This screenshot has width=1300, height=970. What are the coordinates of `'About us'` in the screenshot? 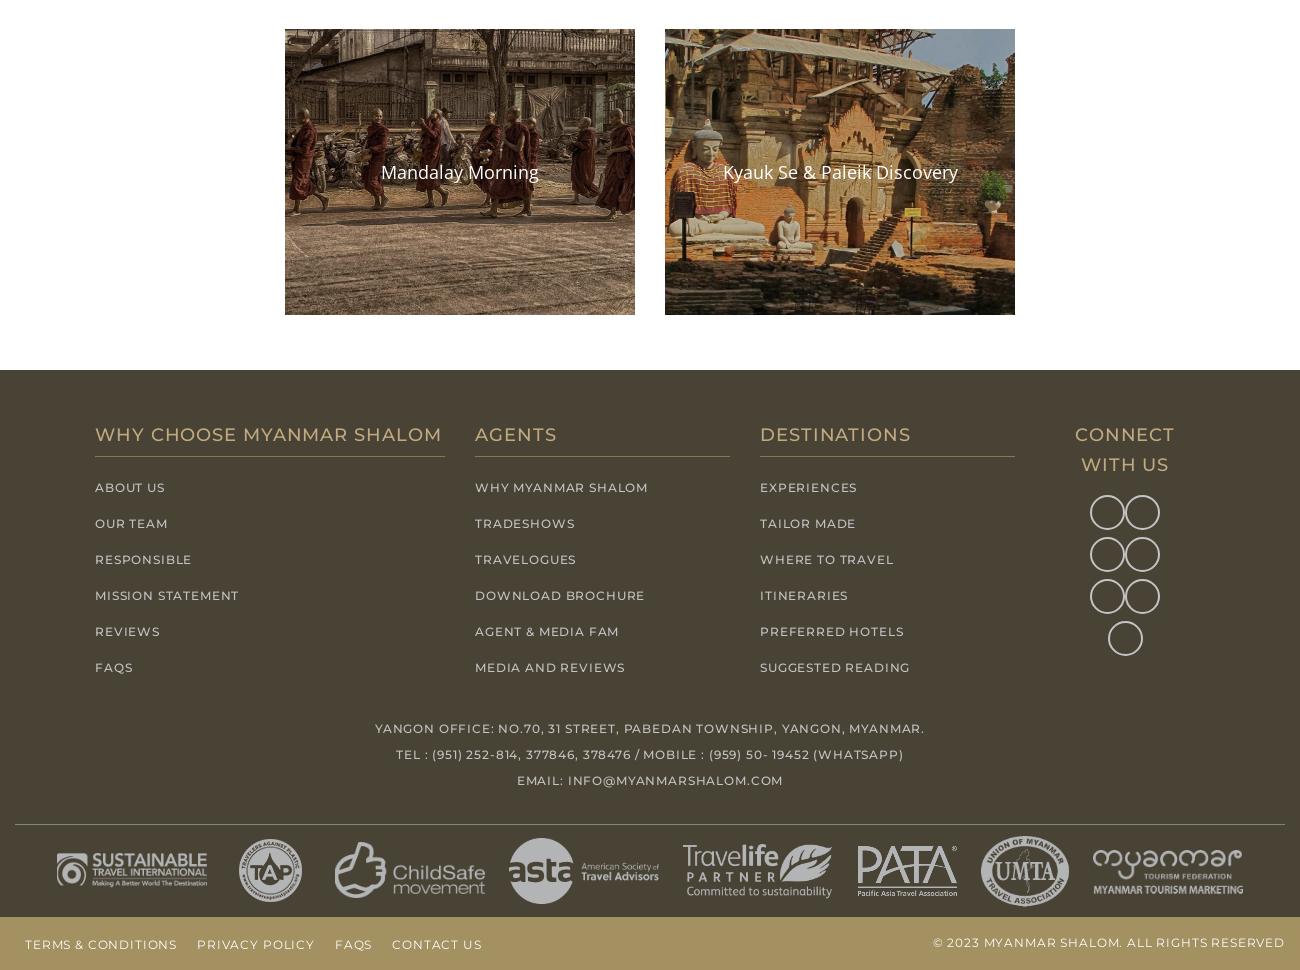 It's located at (95, 486).